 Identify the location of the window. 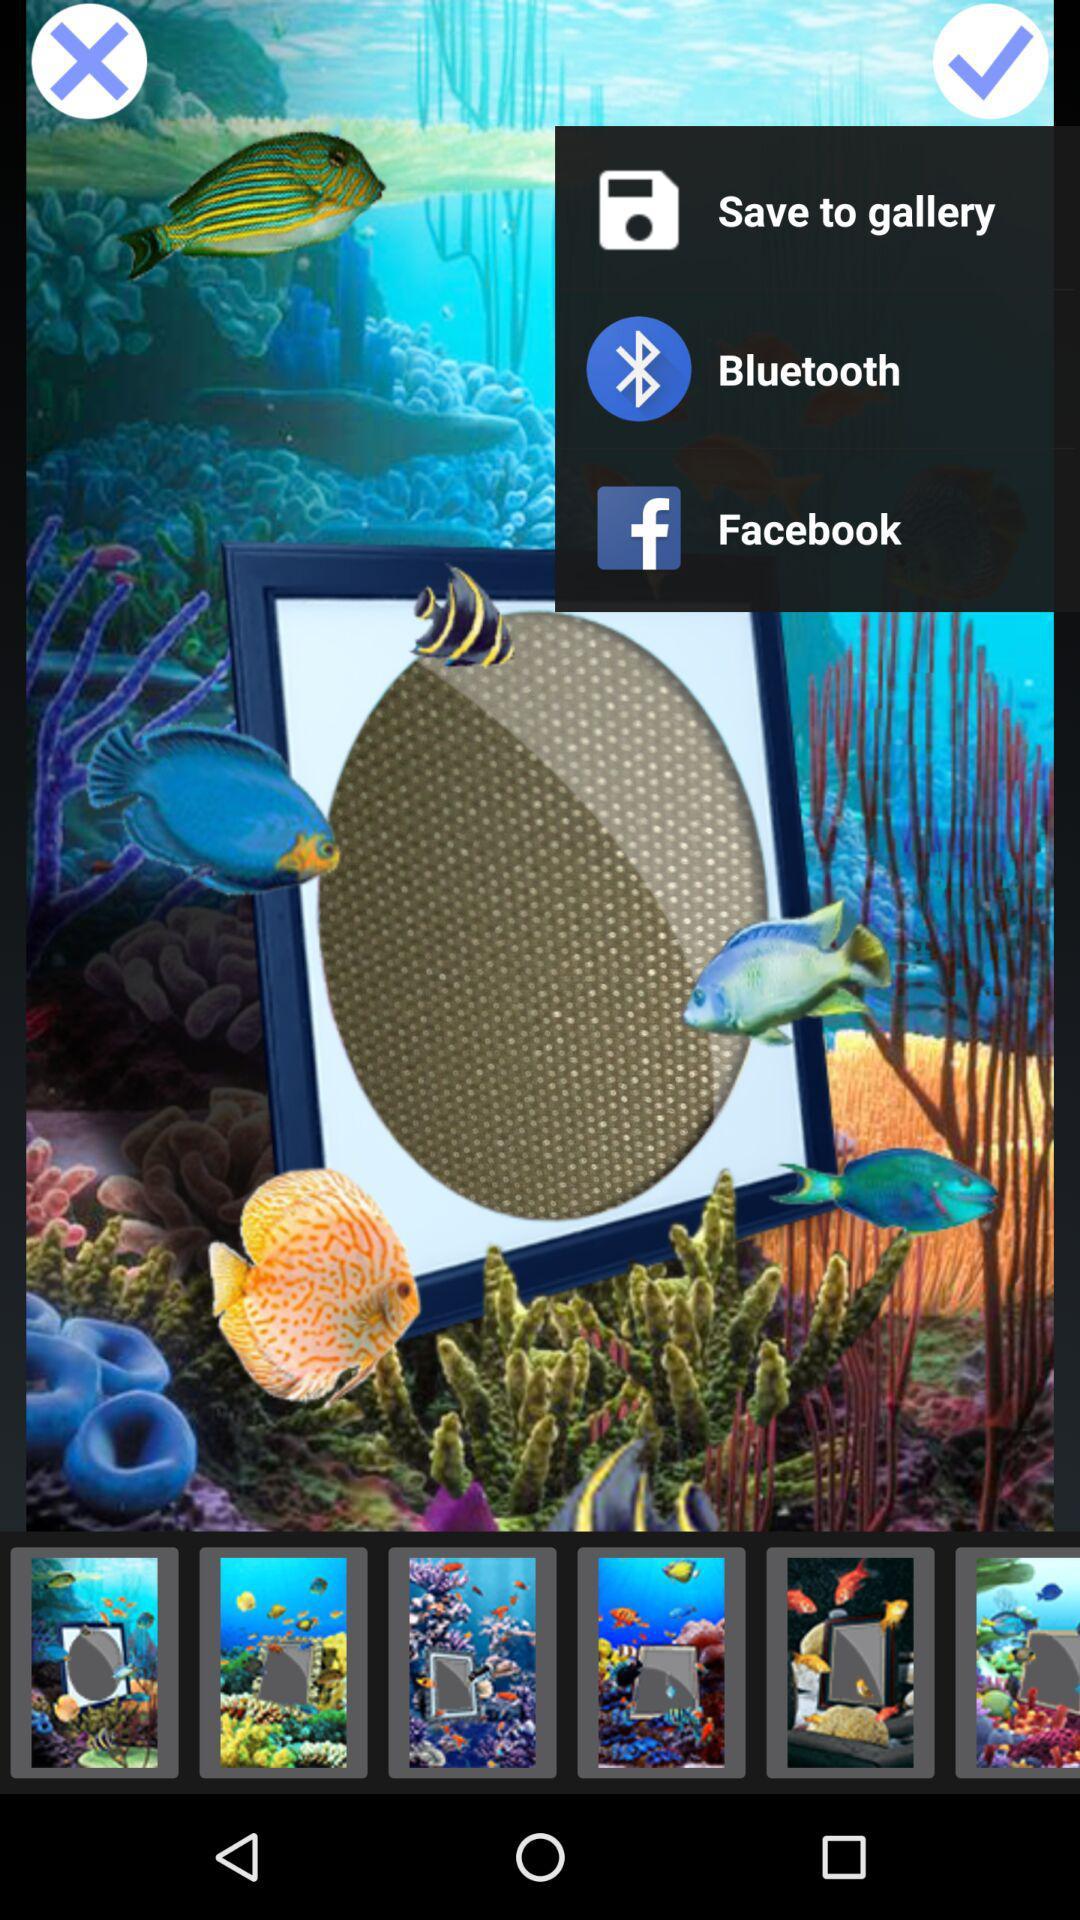
(88, 62).